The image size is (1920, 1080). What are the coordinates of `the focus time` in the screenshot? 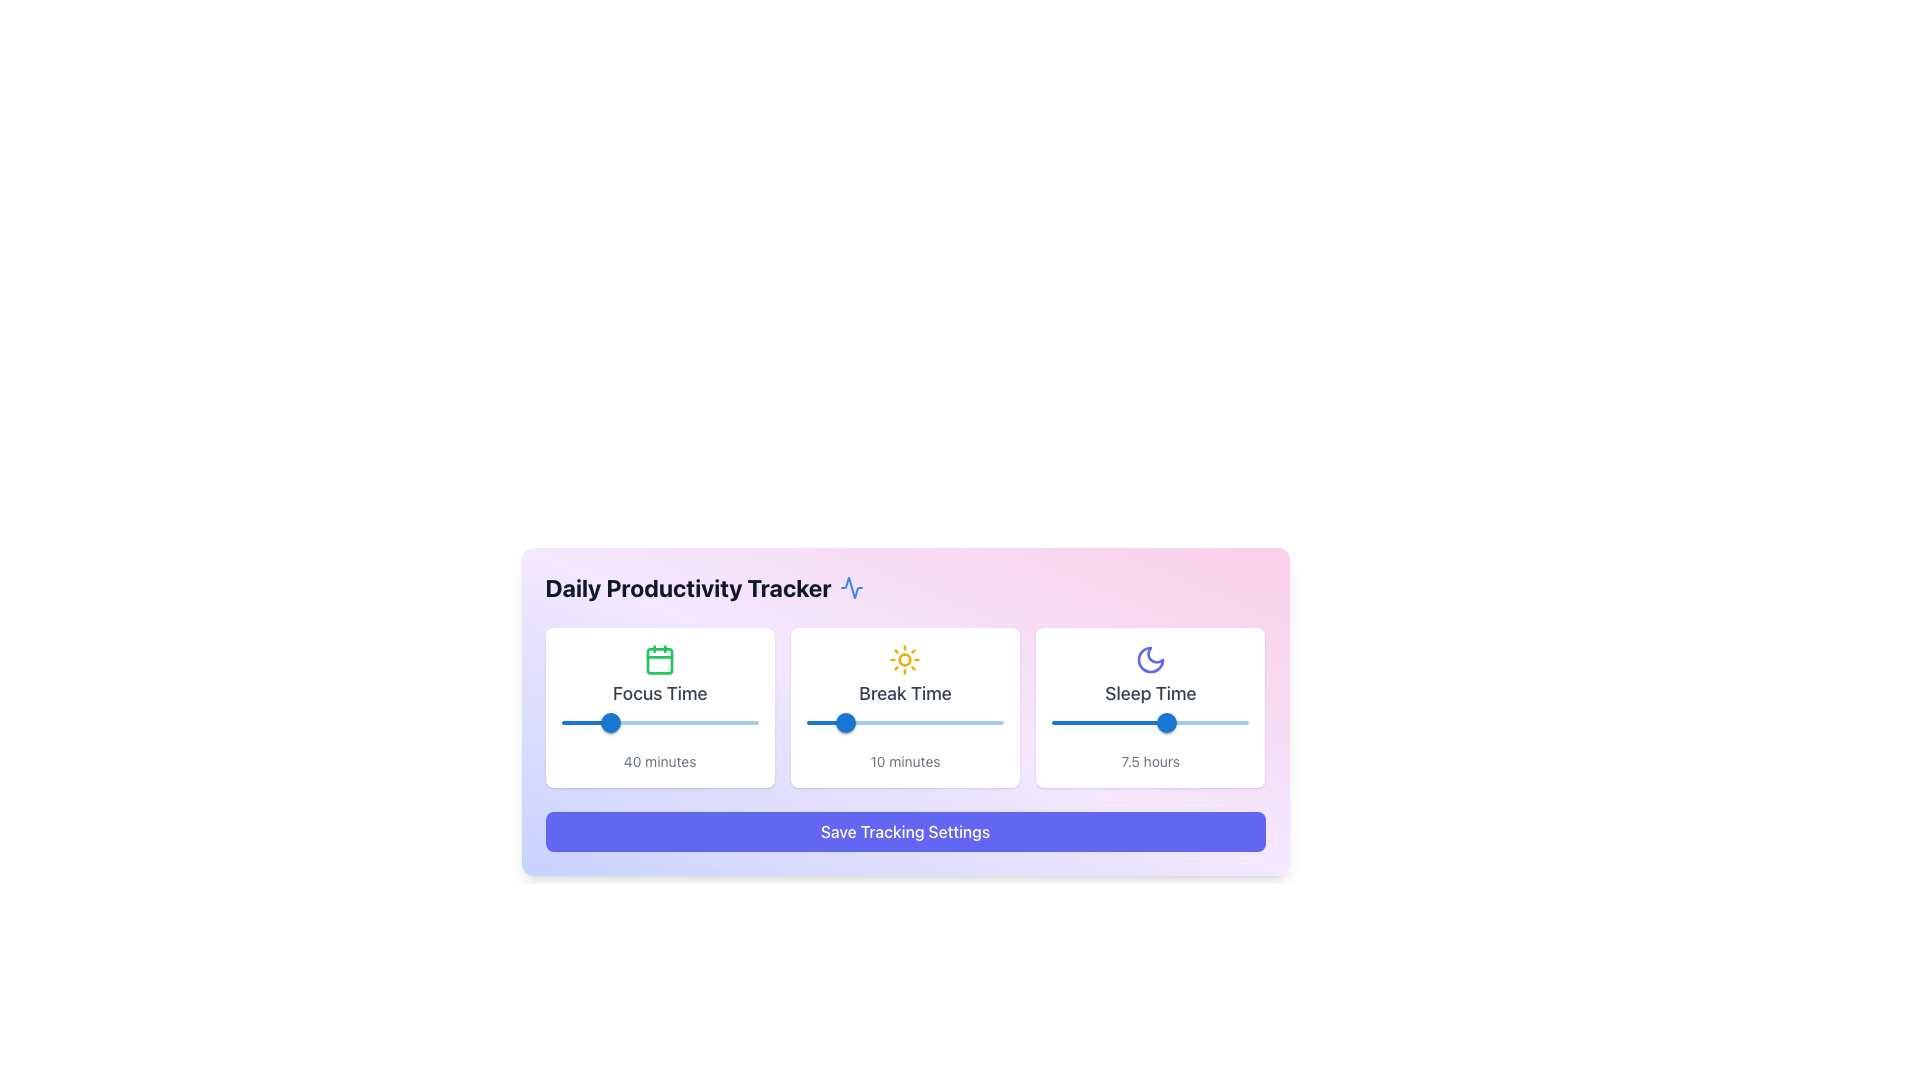 It's located at (599, 722).